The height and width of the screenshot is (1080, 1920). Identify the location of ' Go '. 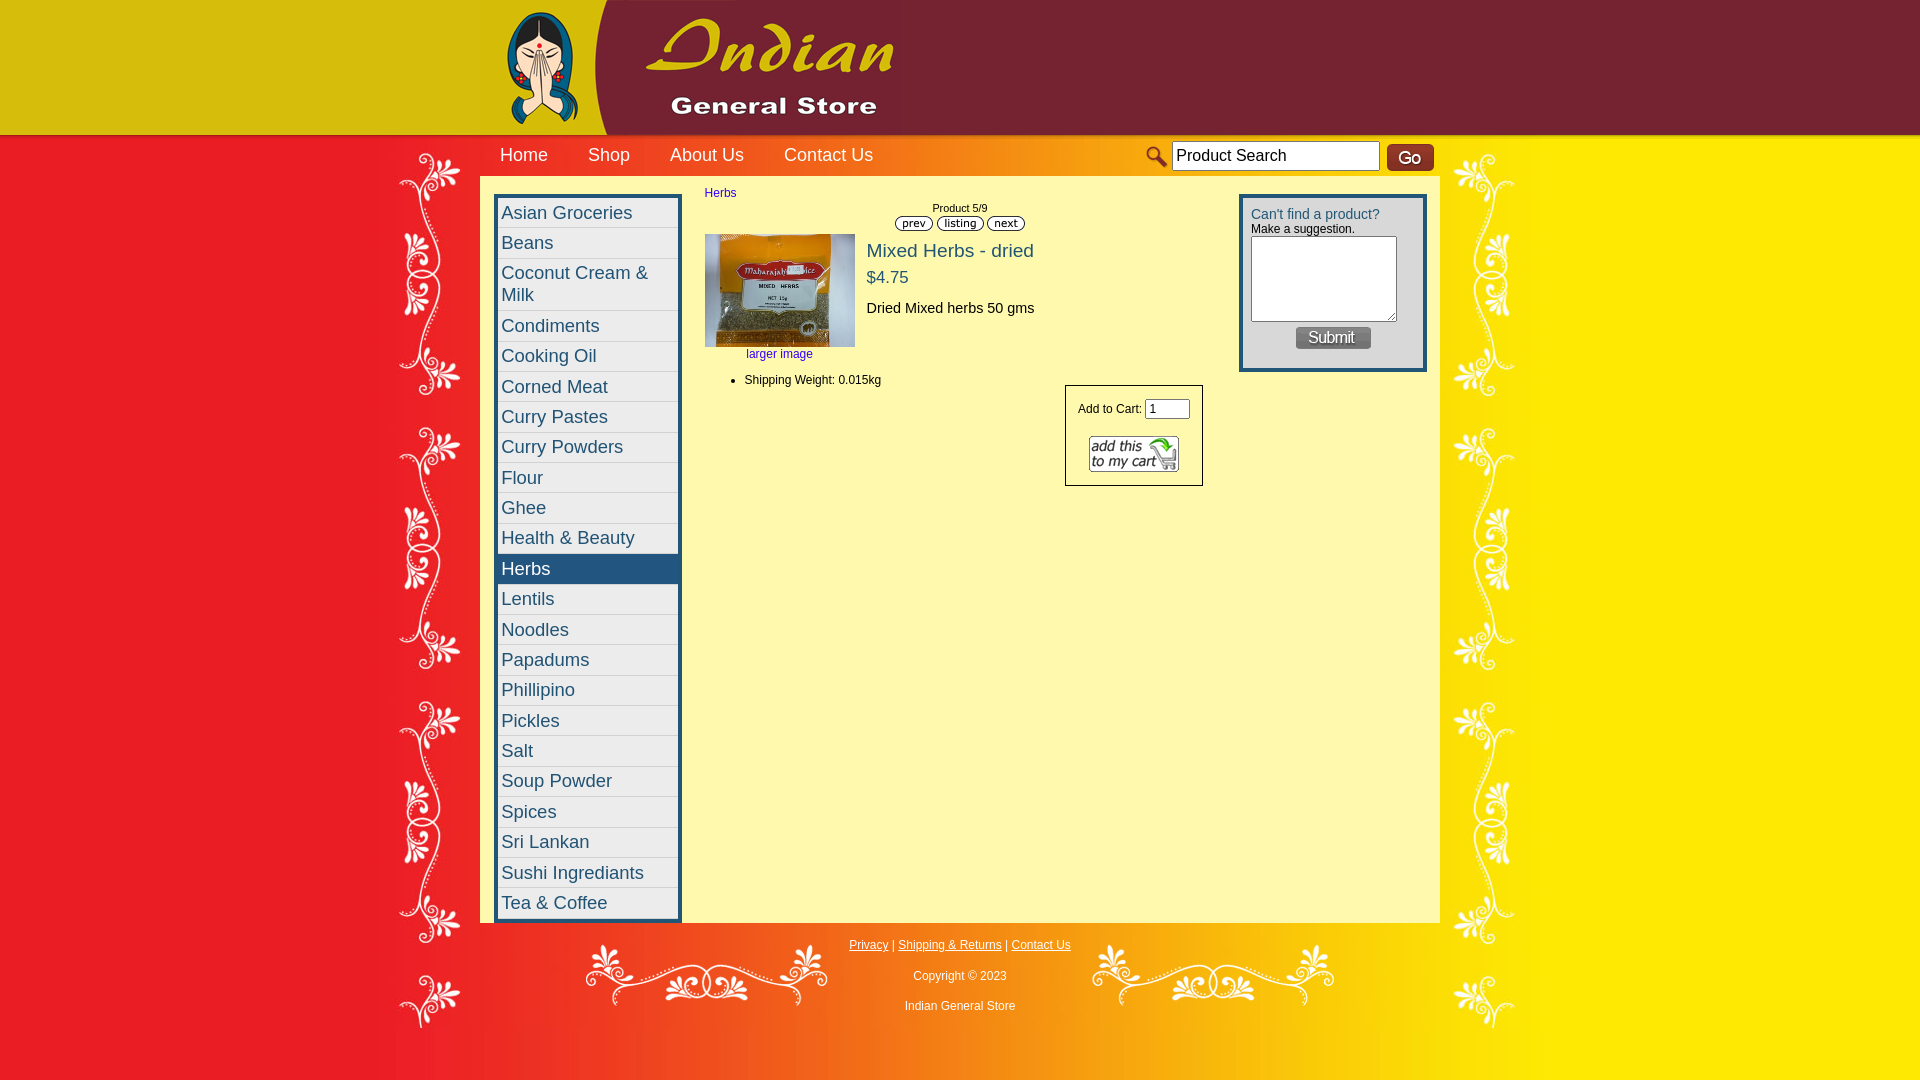
(1386, 156).